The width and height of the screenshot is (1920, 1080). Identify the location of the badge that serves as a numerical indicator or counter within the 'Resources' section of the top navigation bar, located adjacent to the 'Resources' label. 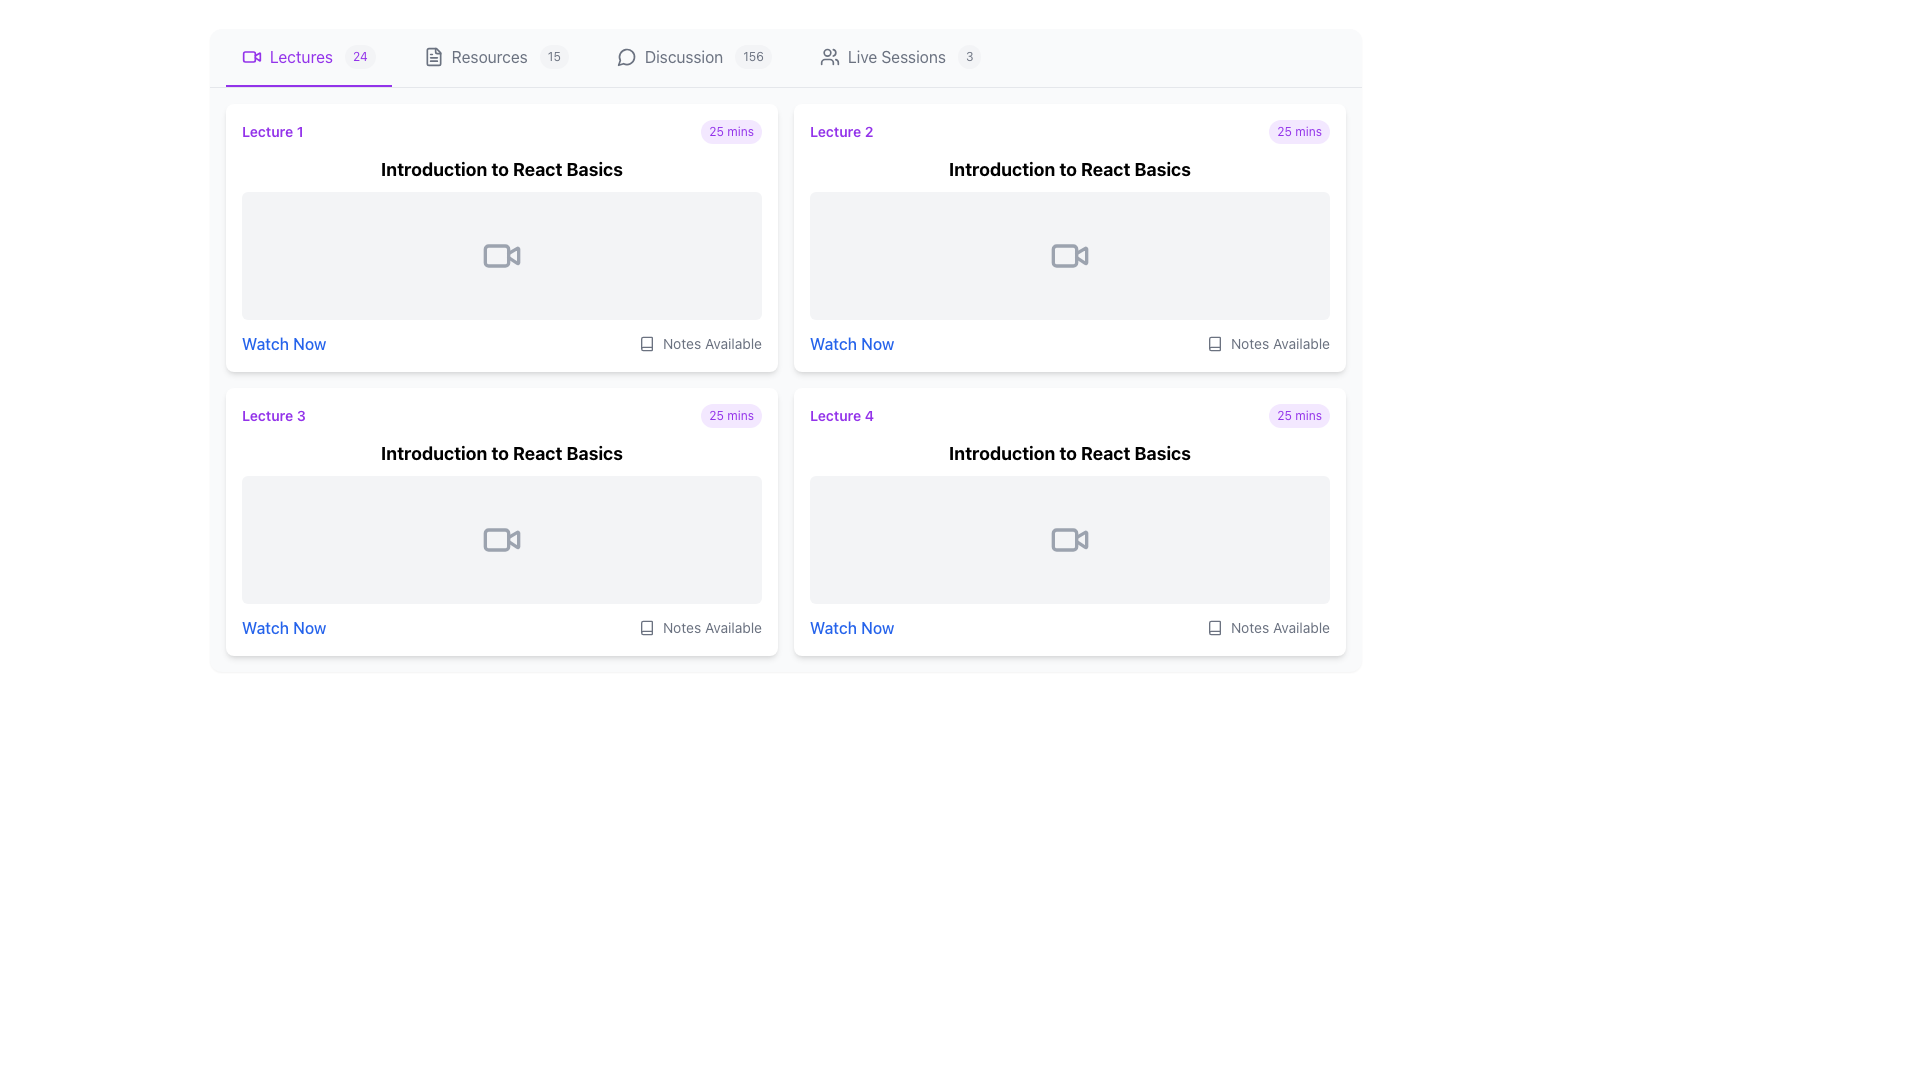
(554, 56).